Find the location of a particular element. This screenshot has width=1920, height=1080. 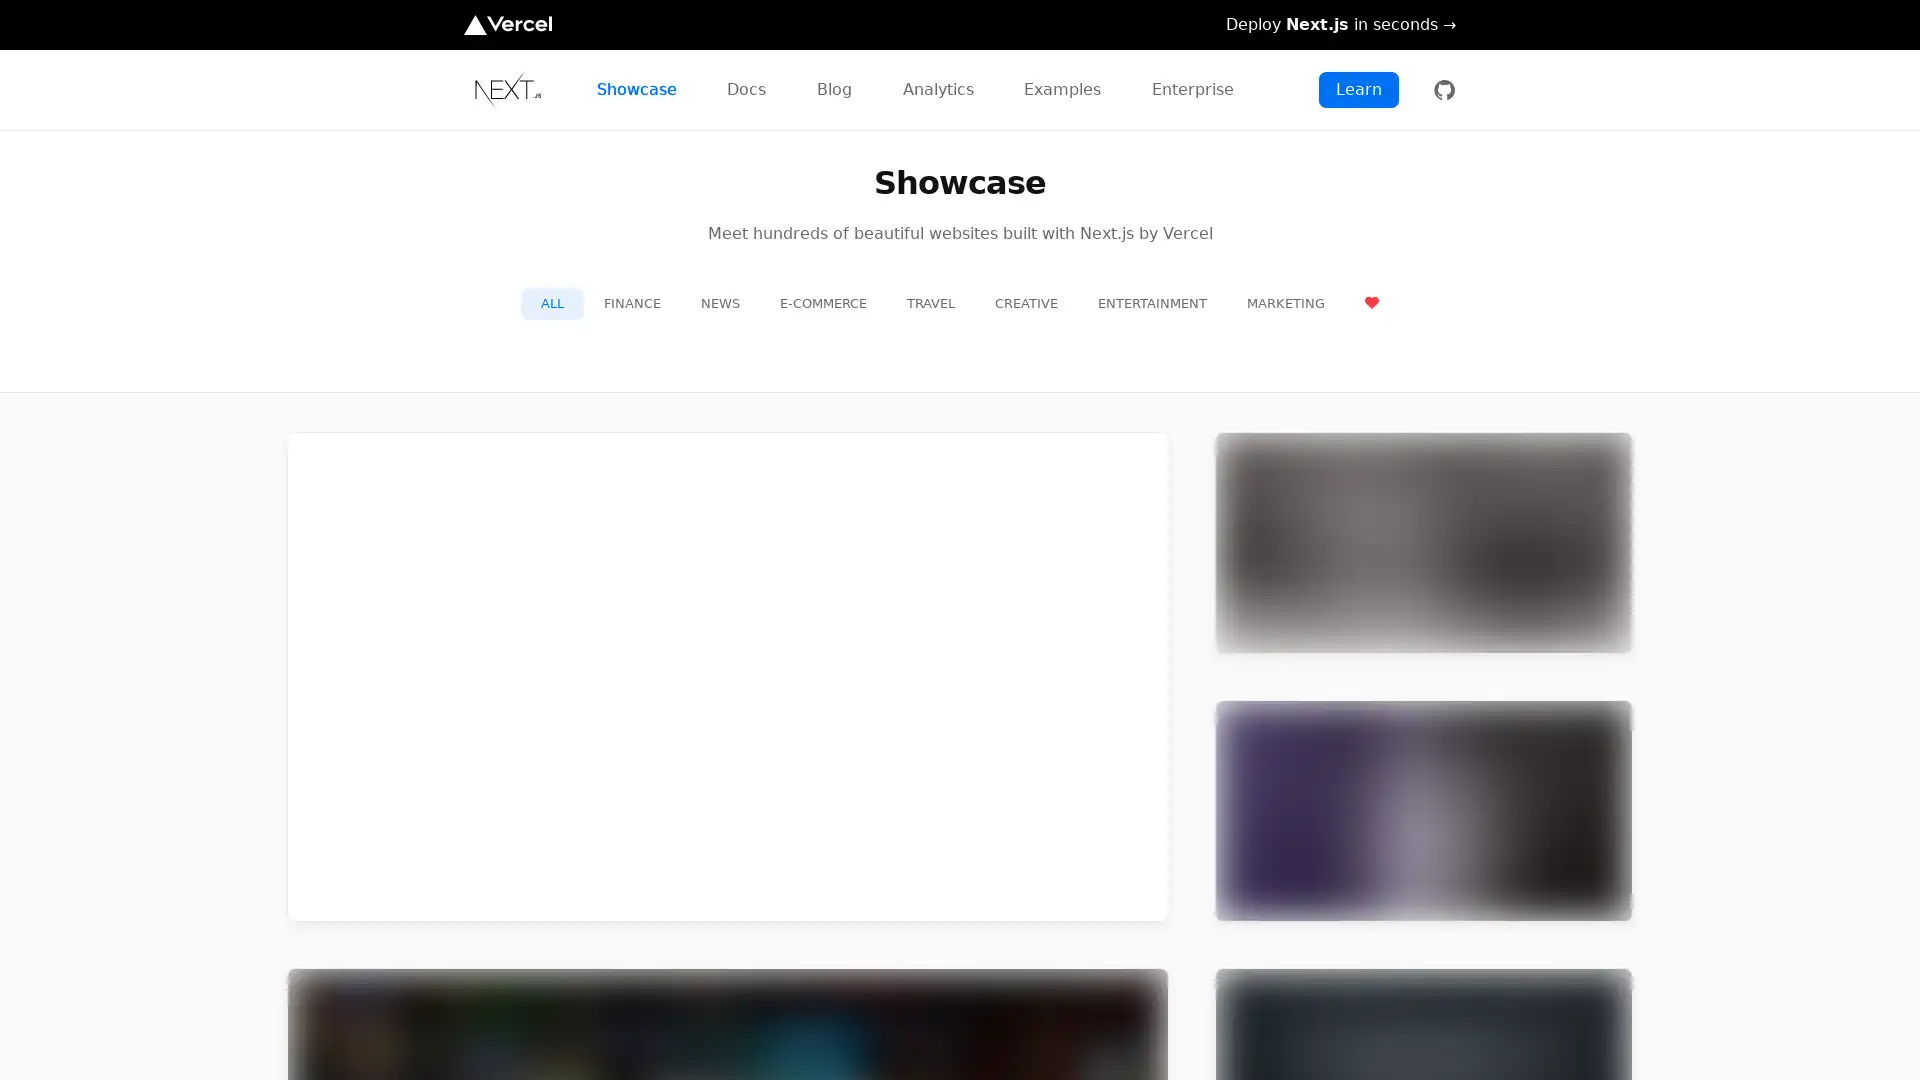

NEWS is located at coordinates (720, 303).